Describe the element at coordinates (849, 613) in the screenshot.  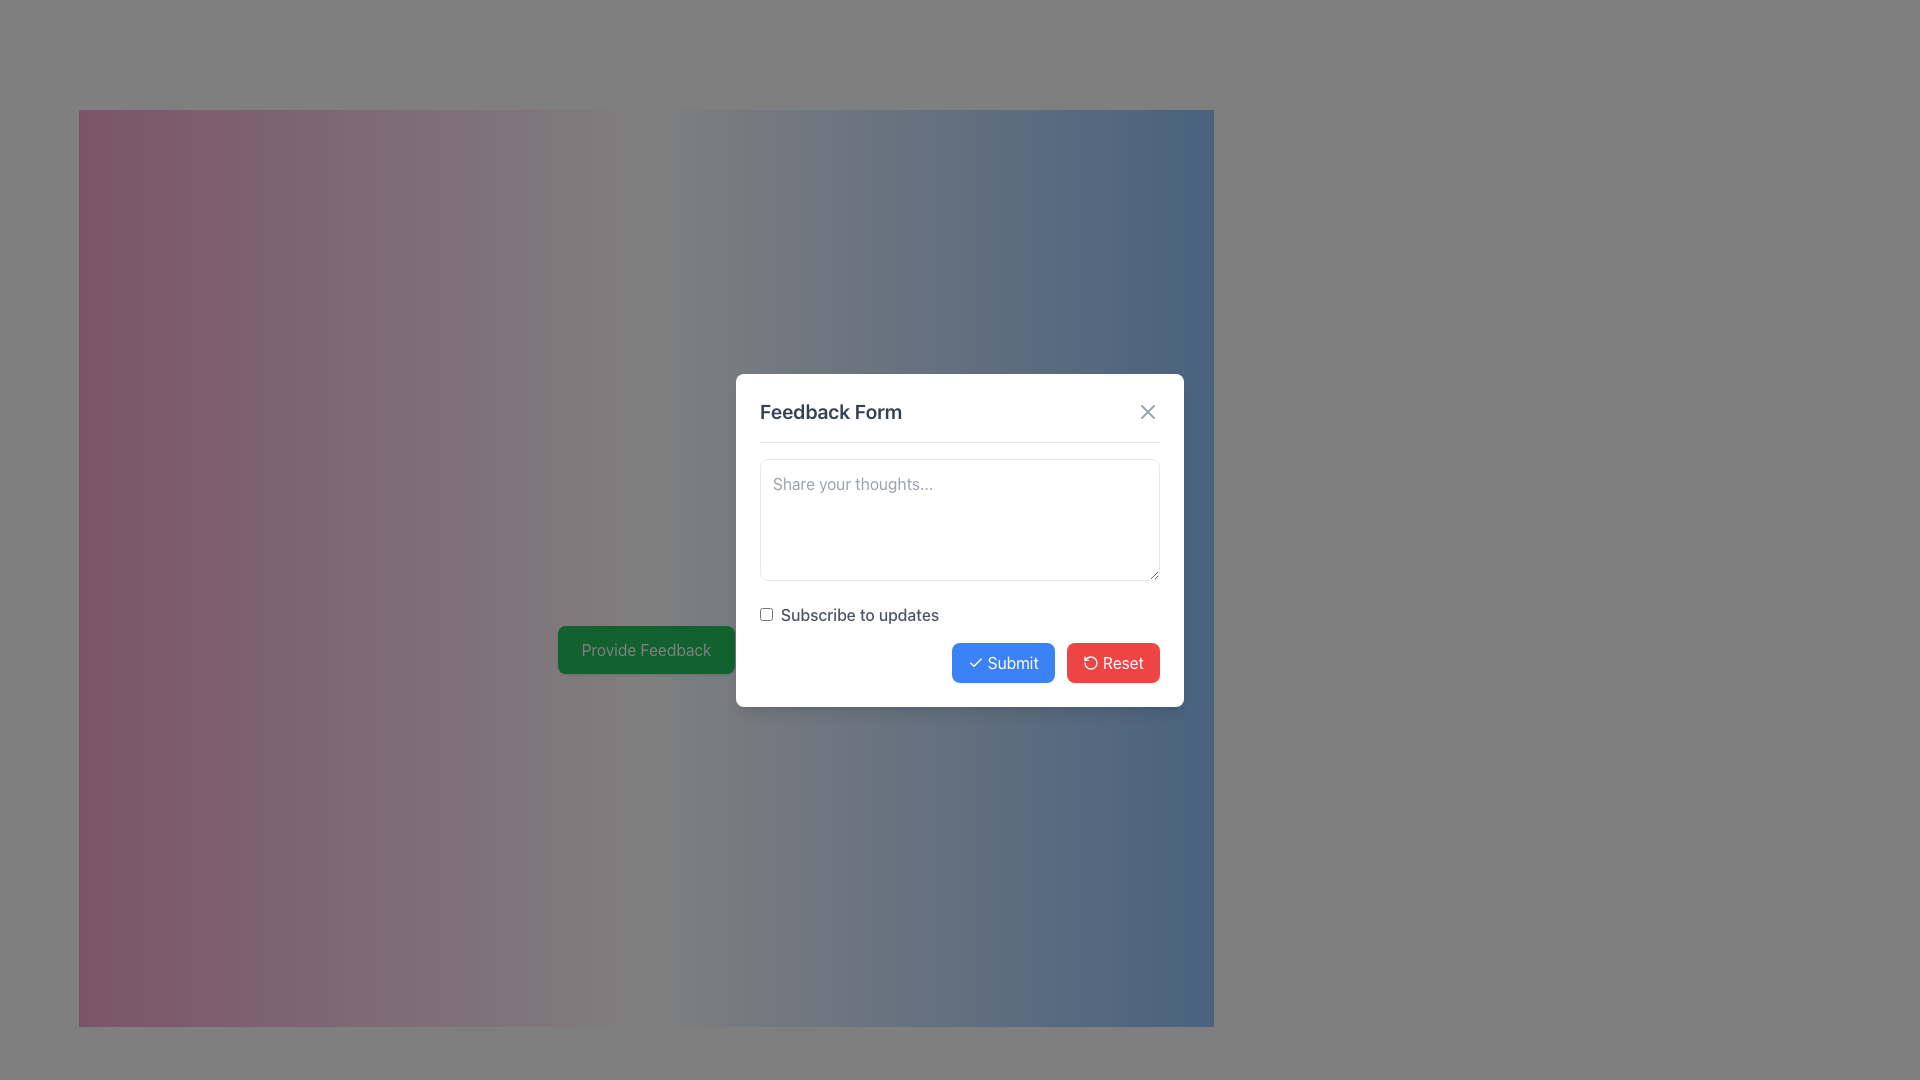
I see `the text label that describes the function of the adjacent checkbox in the feedback form modal` at that location.